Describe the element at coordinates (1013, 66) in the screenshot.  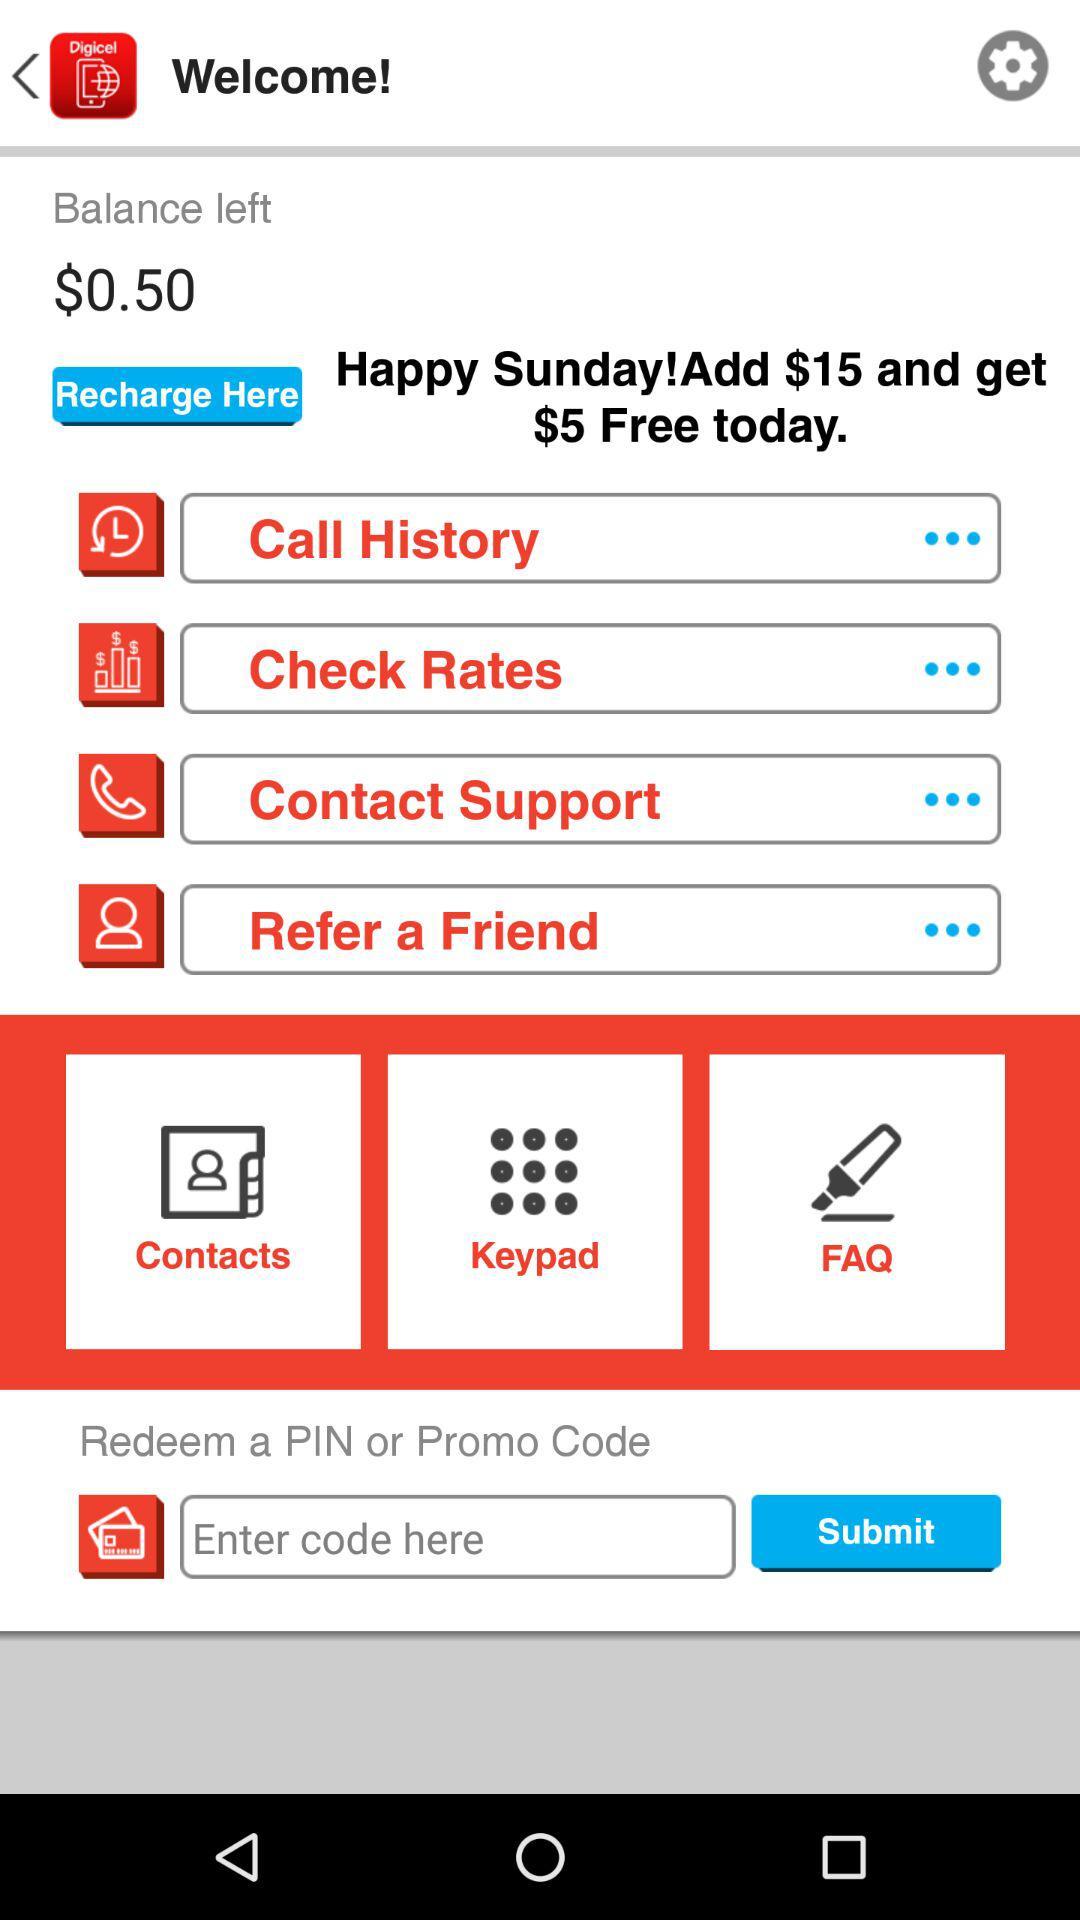
I see `item next to welcome! item` at that location.